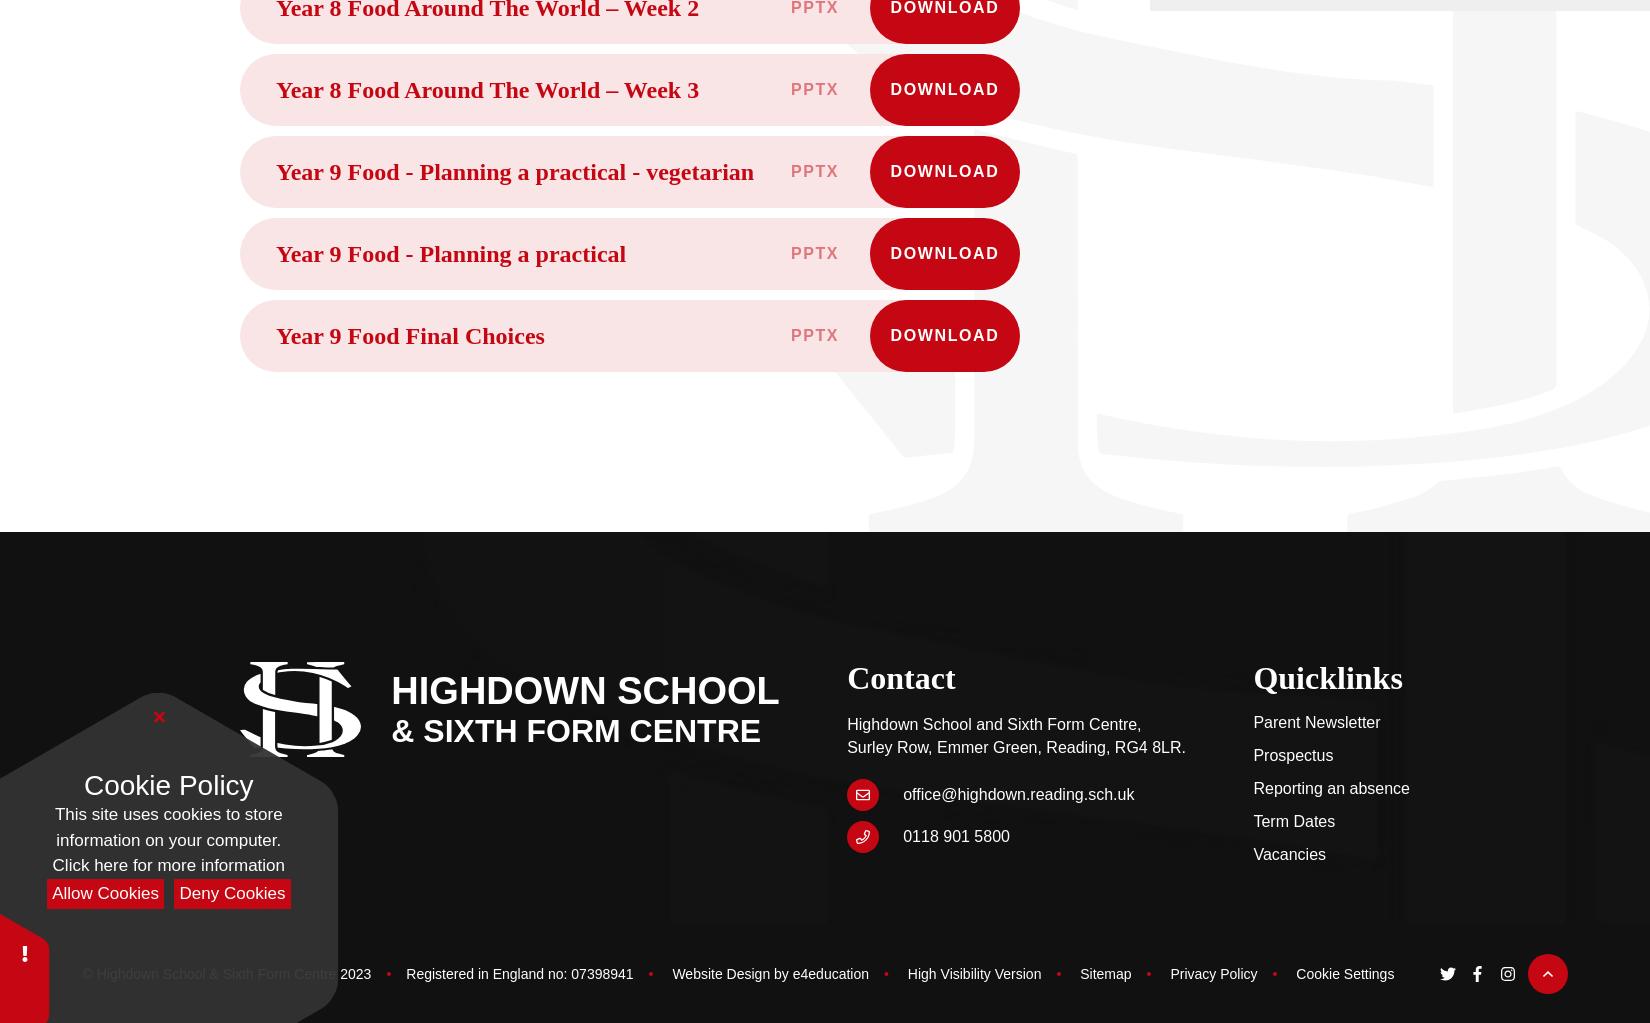  Describe the element at coordinates (518, 973) in the screenshot. I see `'Registered in England no: 07398941'` at that location.